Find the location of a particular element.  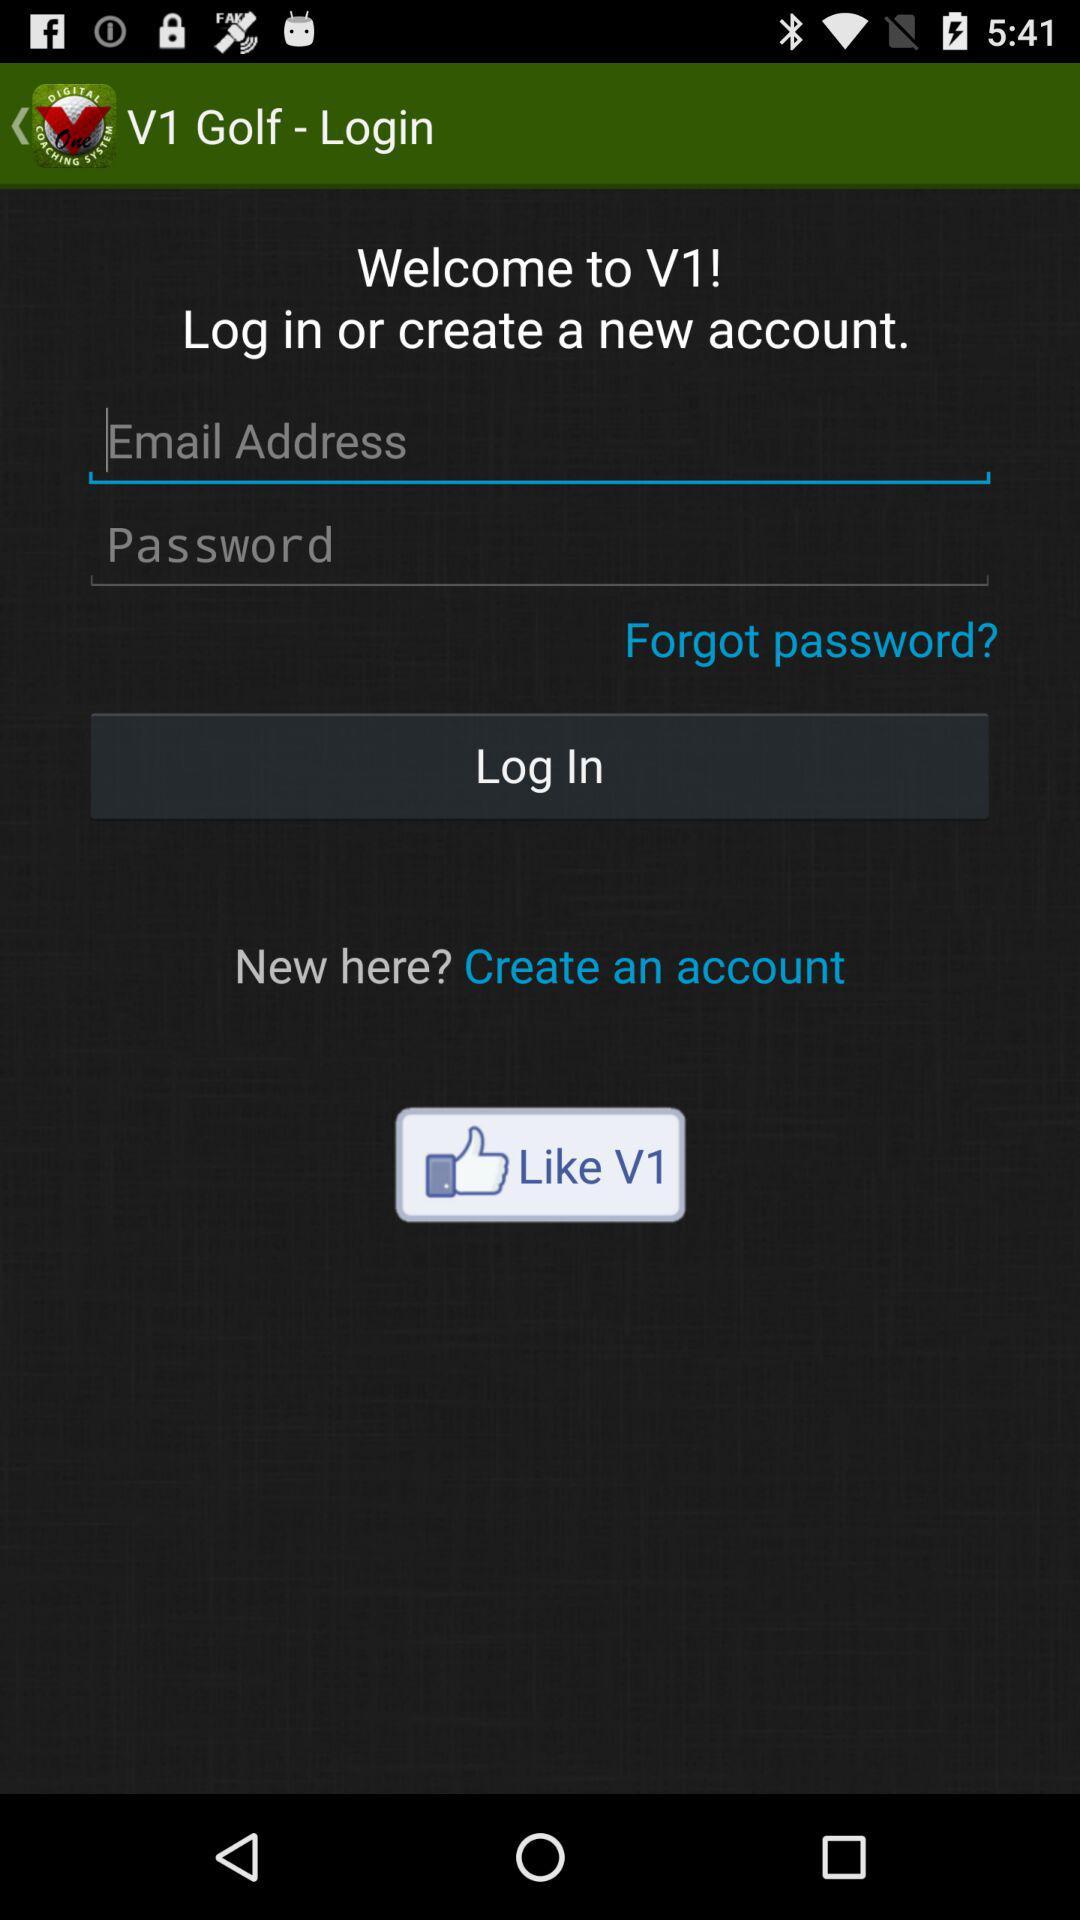

input your email address is located at coordinates (538, 440).